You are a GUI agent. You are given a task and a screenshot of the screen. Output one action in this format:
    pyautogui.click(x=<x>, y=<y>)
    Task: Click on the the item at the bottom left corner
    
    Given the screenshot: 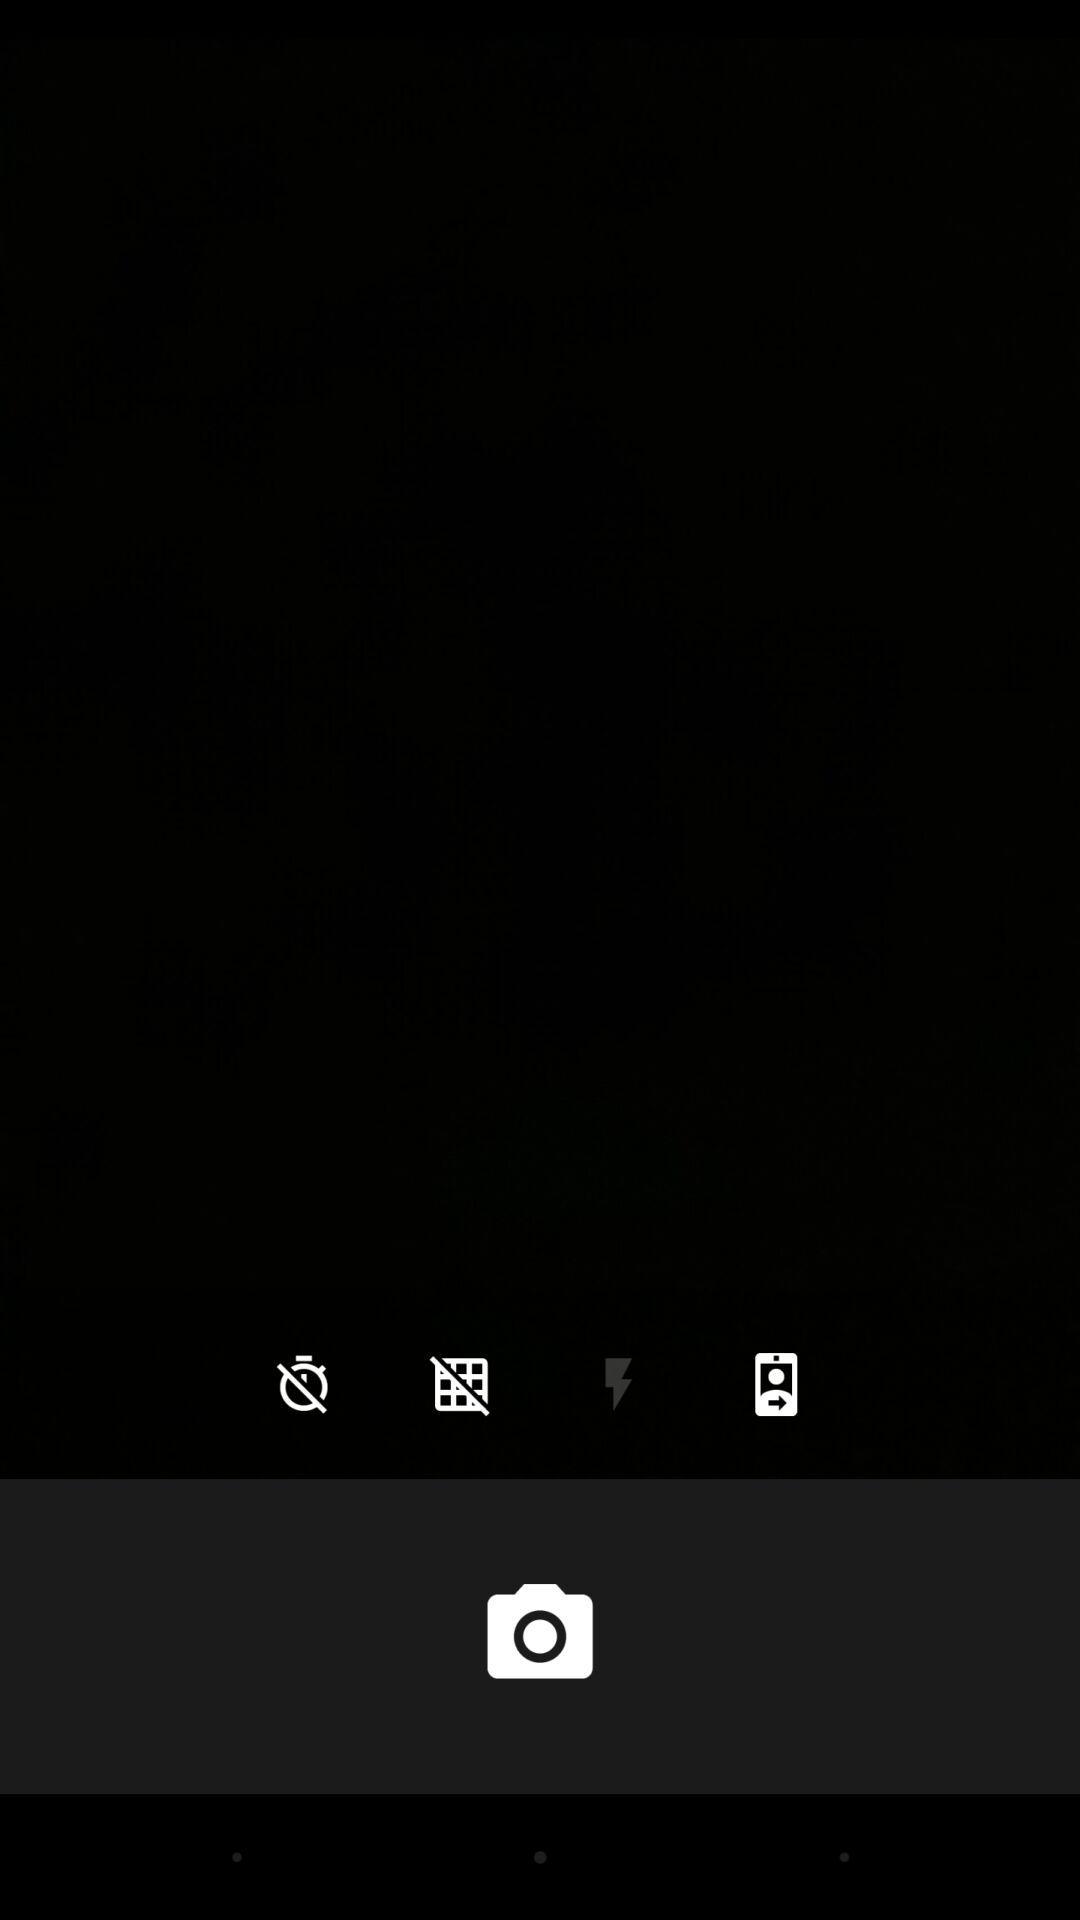 What is the action you would take?
    pyautogui.click(x=303, y=1383)
    